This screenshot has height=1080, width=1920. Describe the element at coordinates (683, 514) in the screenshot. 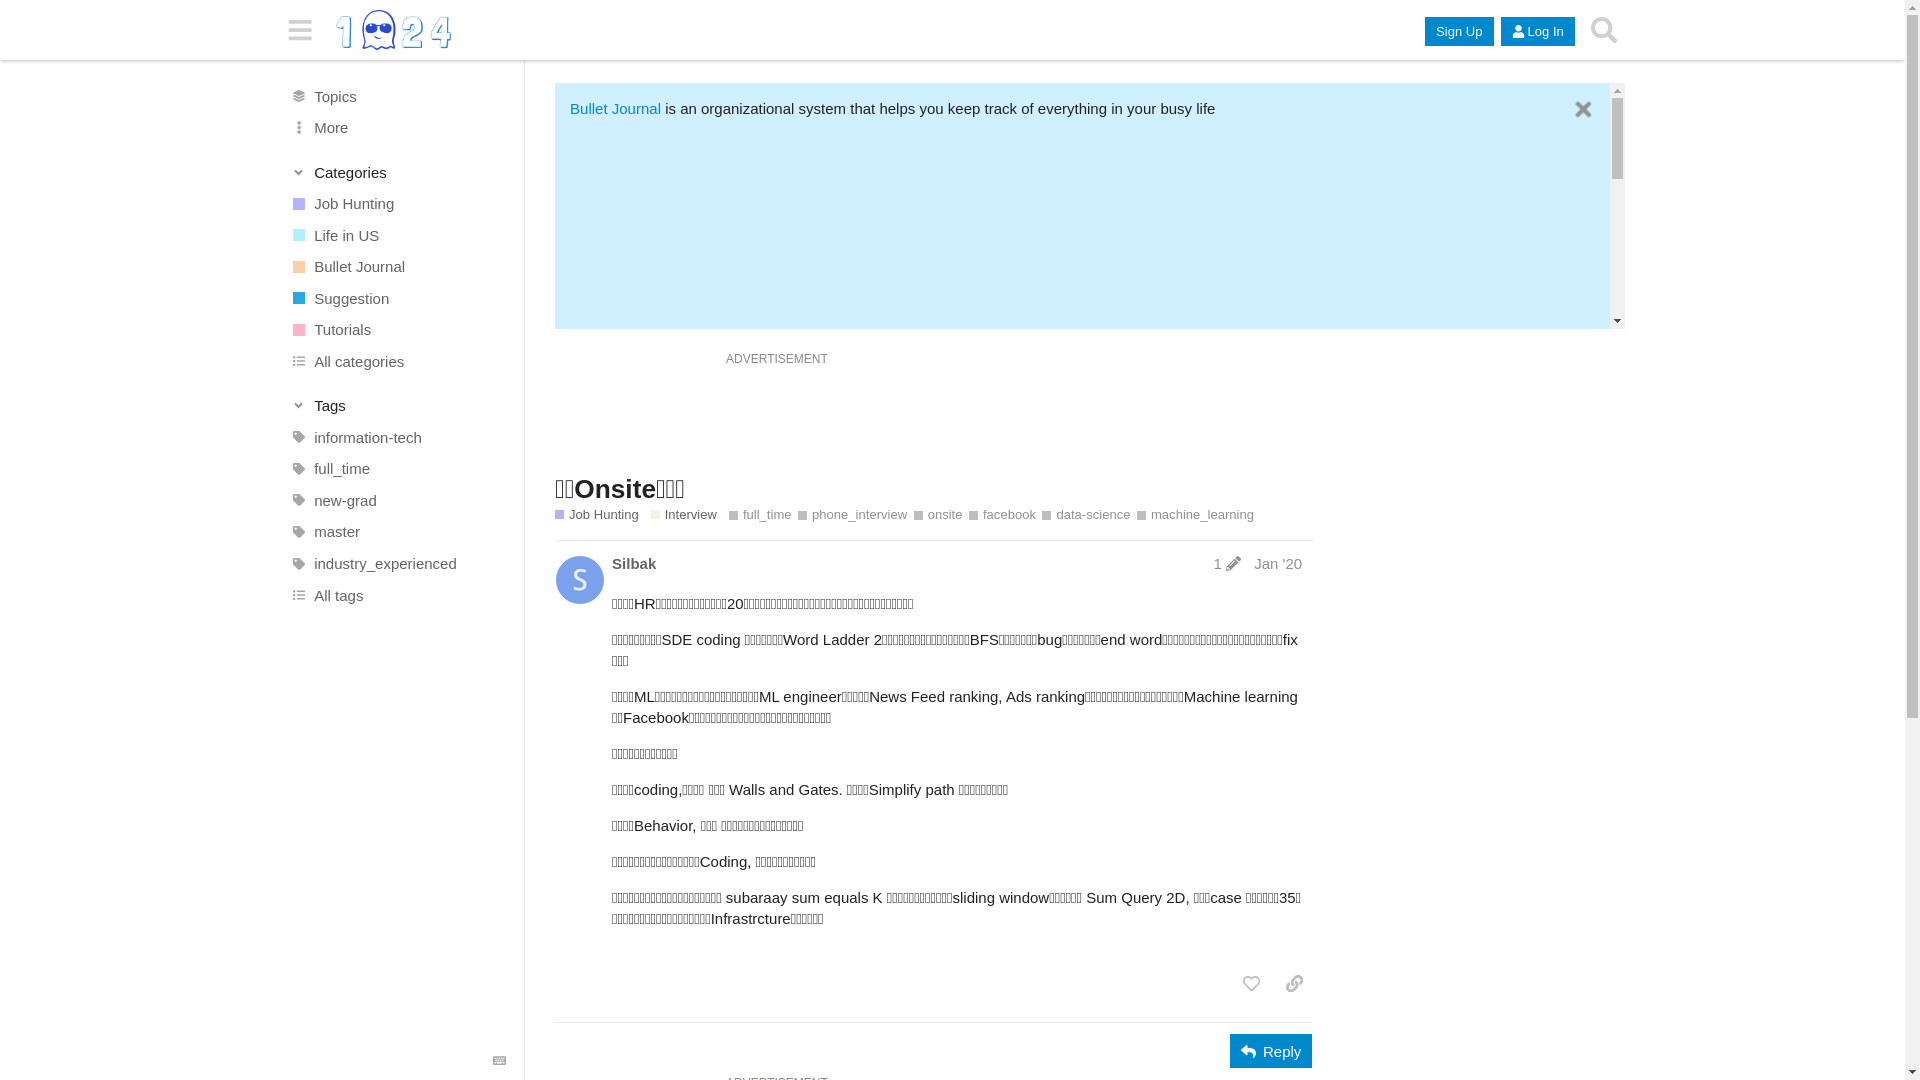

I see `'Interview'` at that location.